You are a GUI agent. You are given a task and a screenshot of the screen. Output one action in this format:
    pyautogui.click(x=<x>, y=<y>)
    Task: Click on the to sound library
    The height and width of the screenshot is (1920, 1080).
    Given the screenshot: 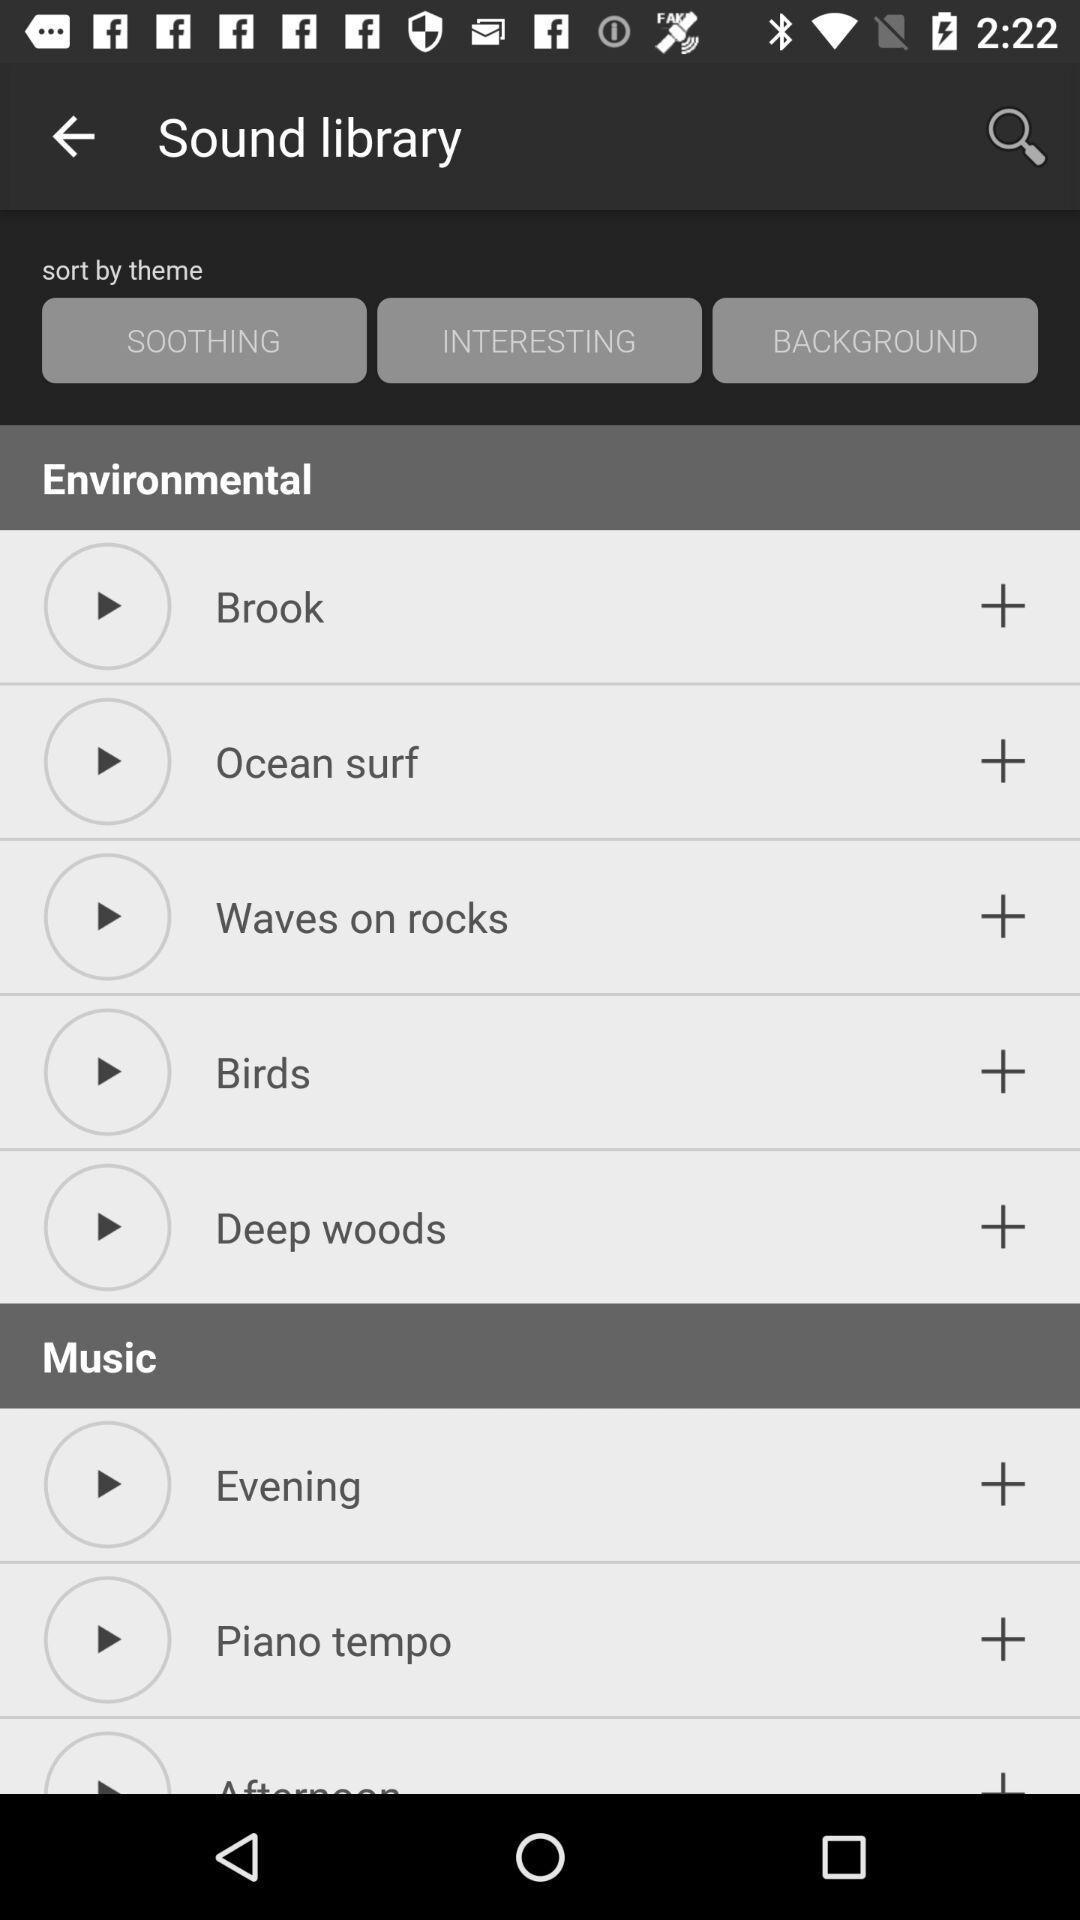 What is the action you would take?
    pyautogui.click(x=1003, y=1761)
    